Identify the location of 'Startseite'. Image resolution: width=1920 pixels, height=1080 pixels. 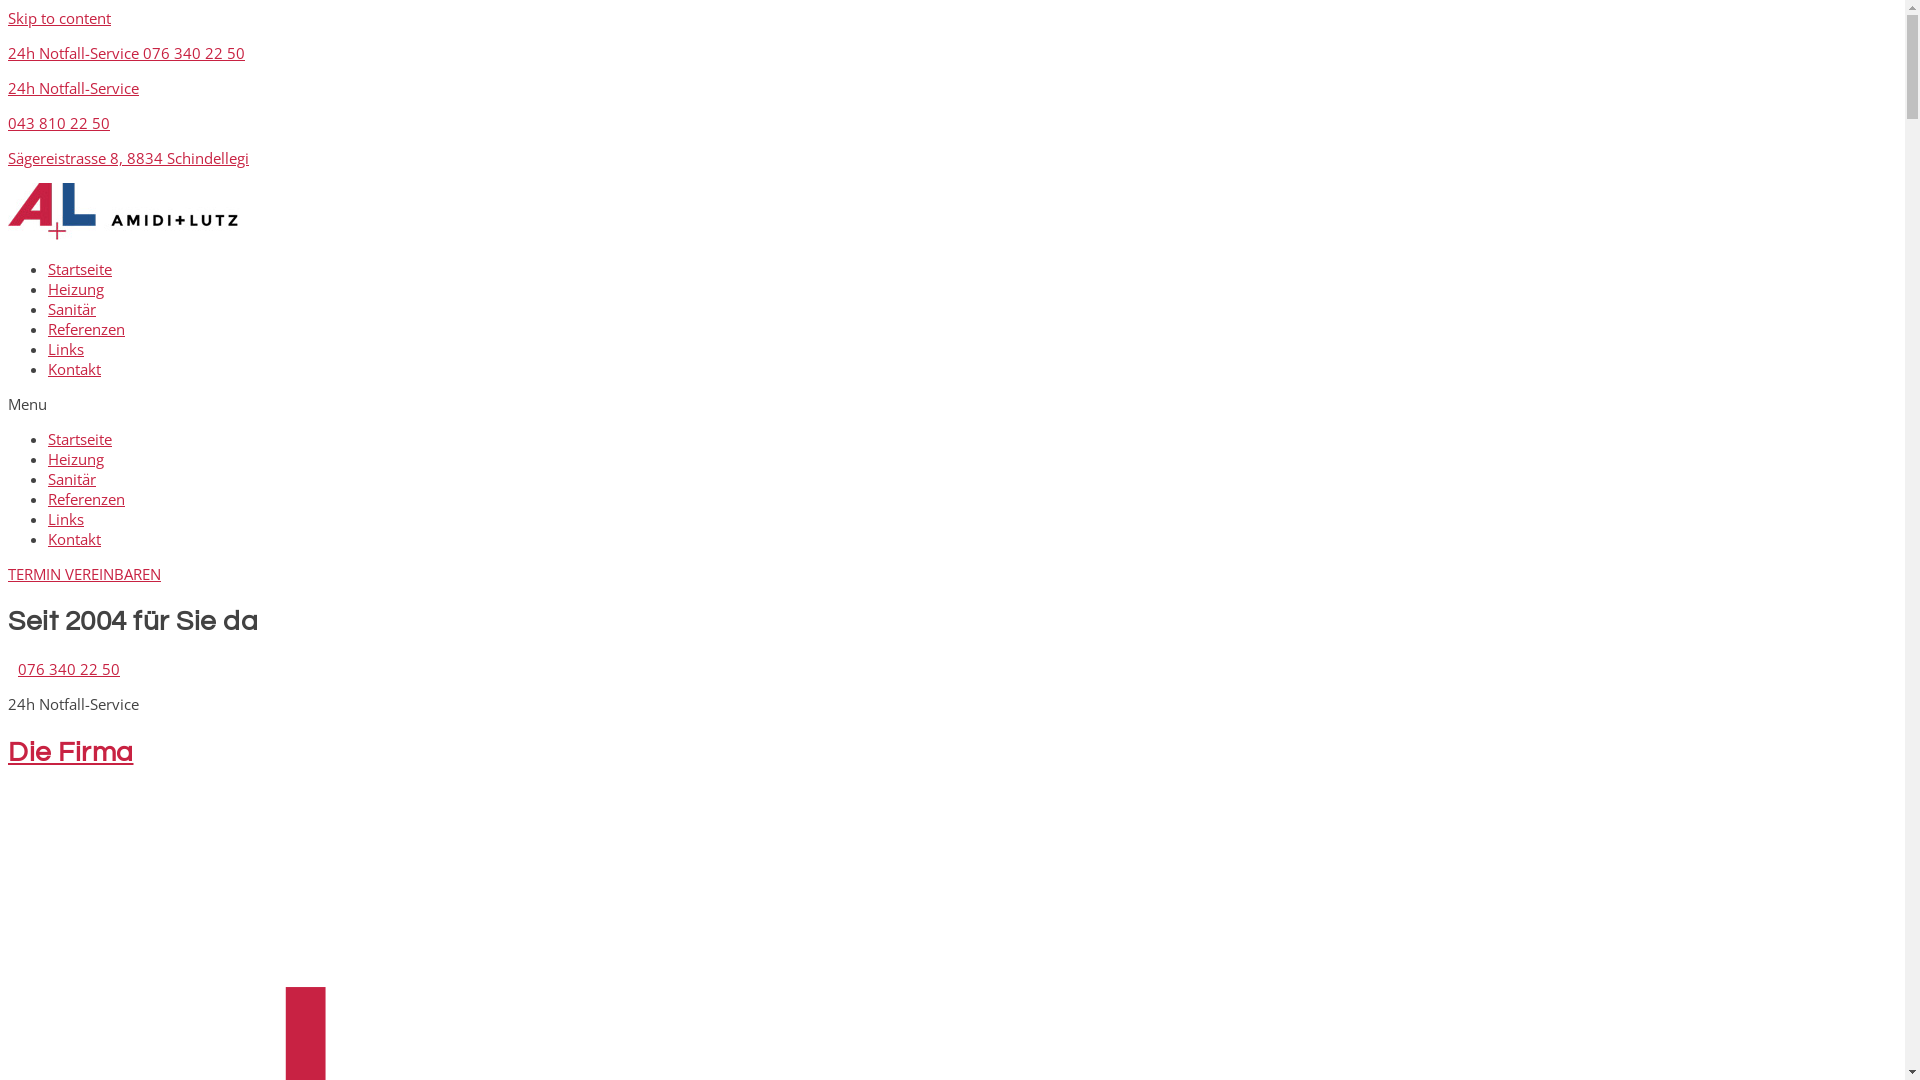
(80, 268).